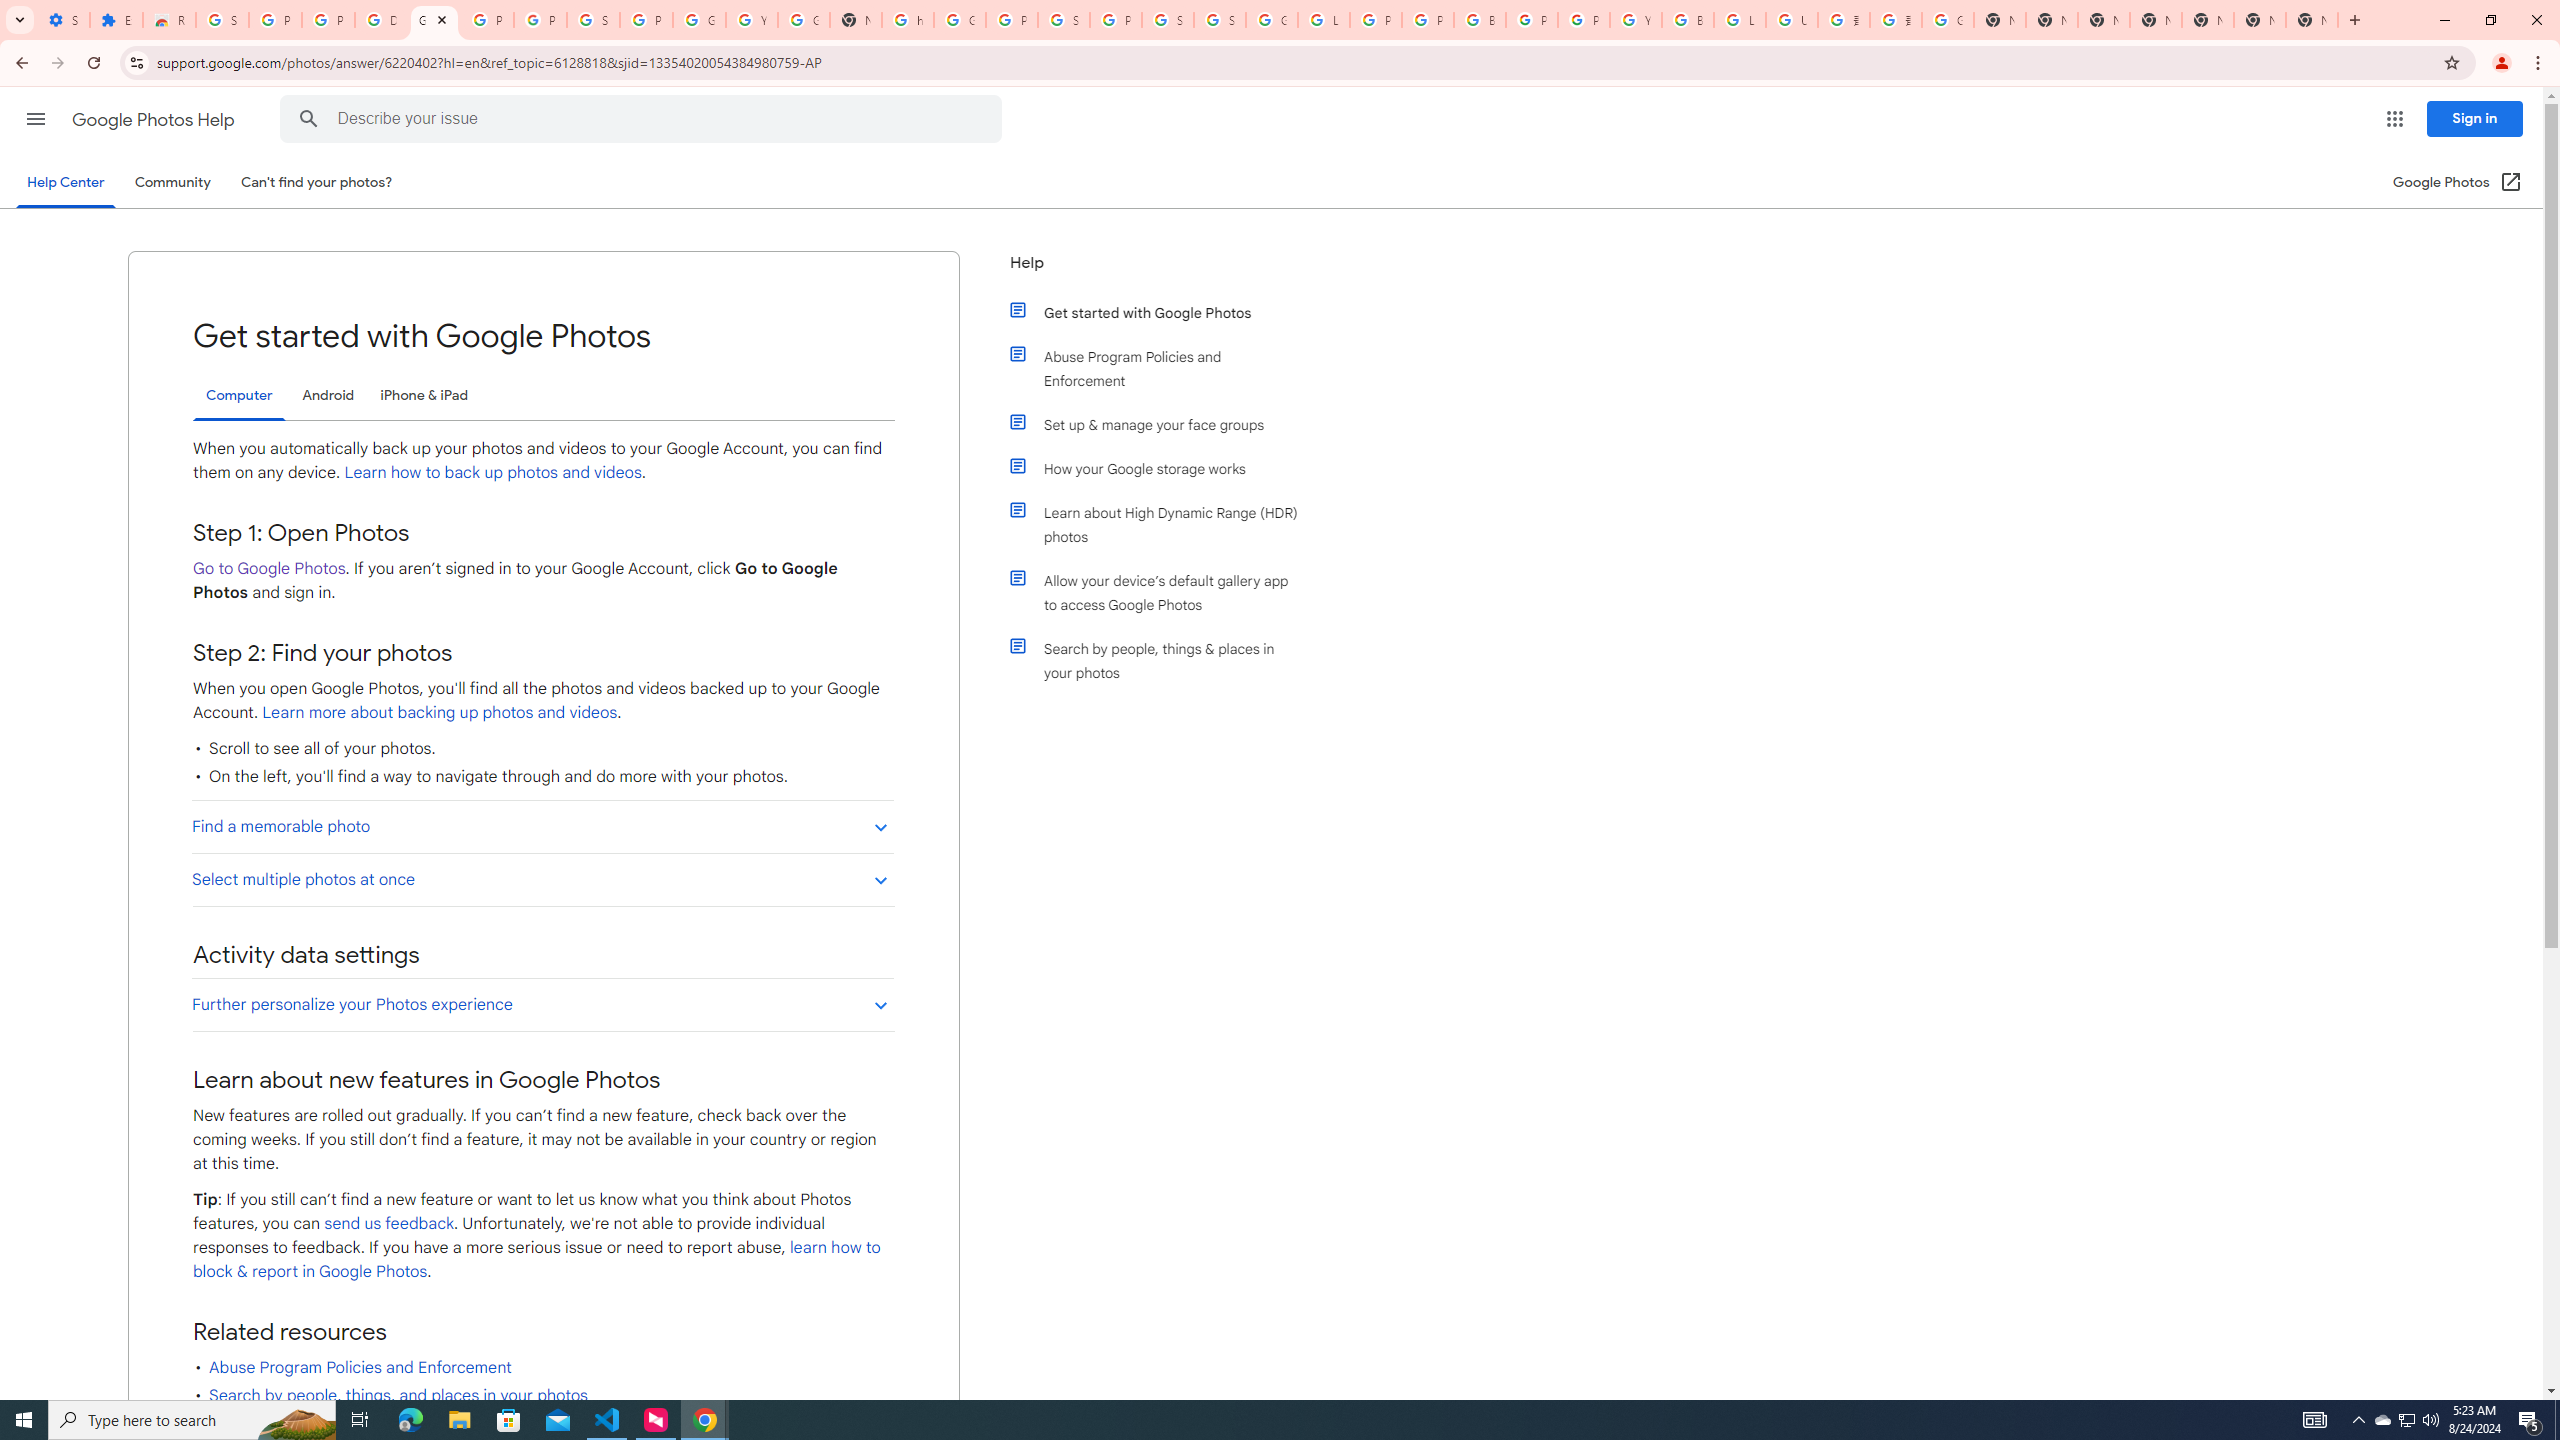 The width and height of the screenshot is (2560, 1440). Describe the element at coordinates (1162, 313) in the screenshot. I see `'Get started with Google Photos'` at that location.